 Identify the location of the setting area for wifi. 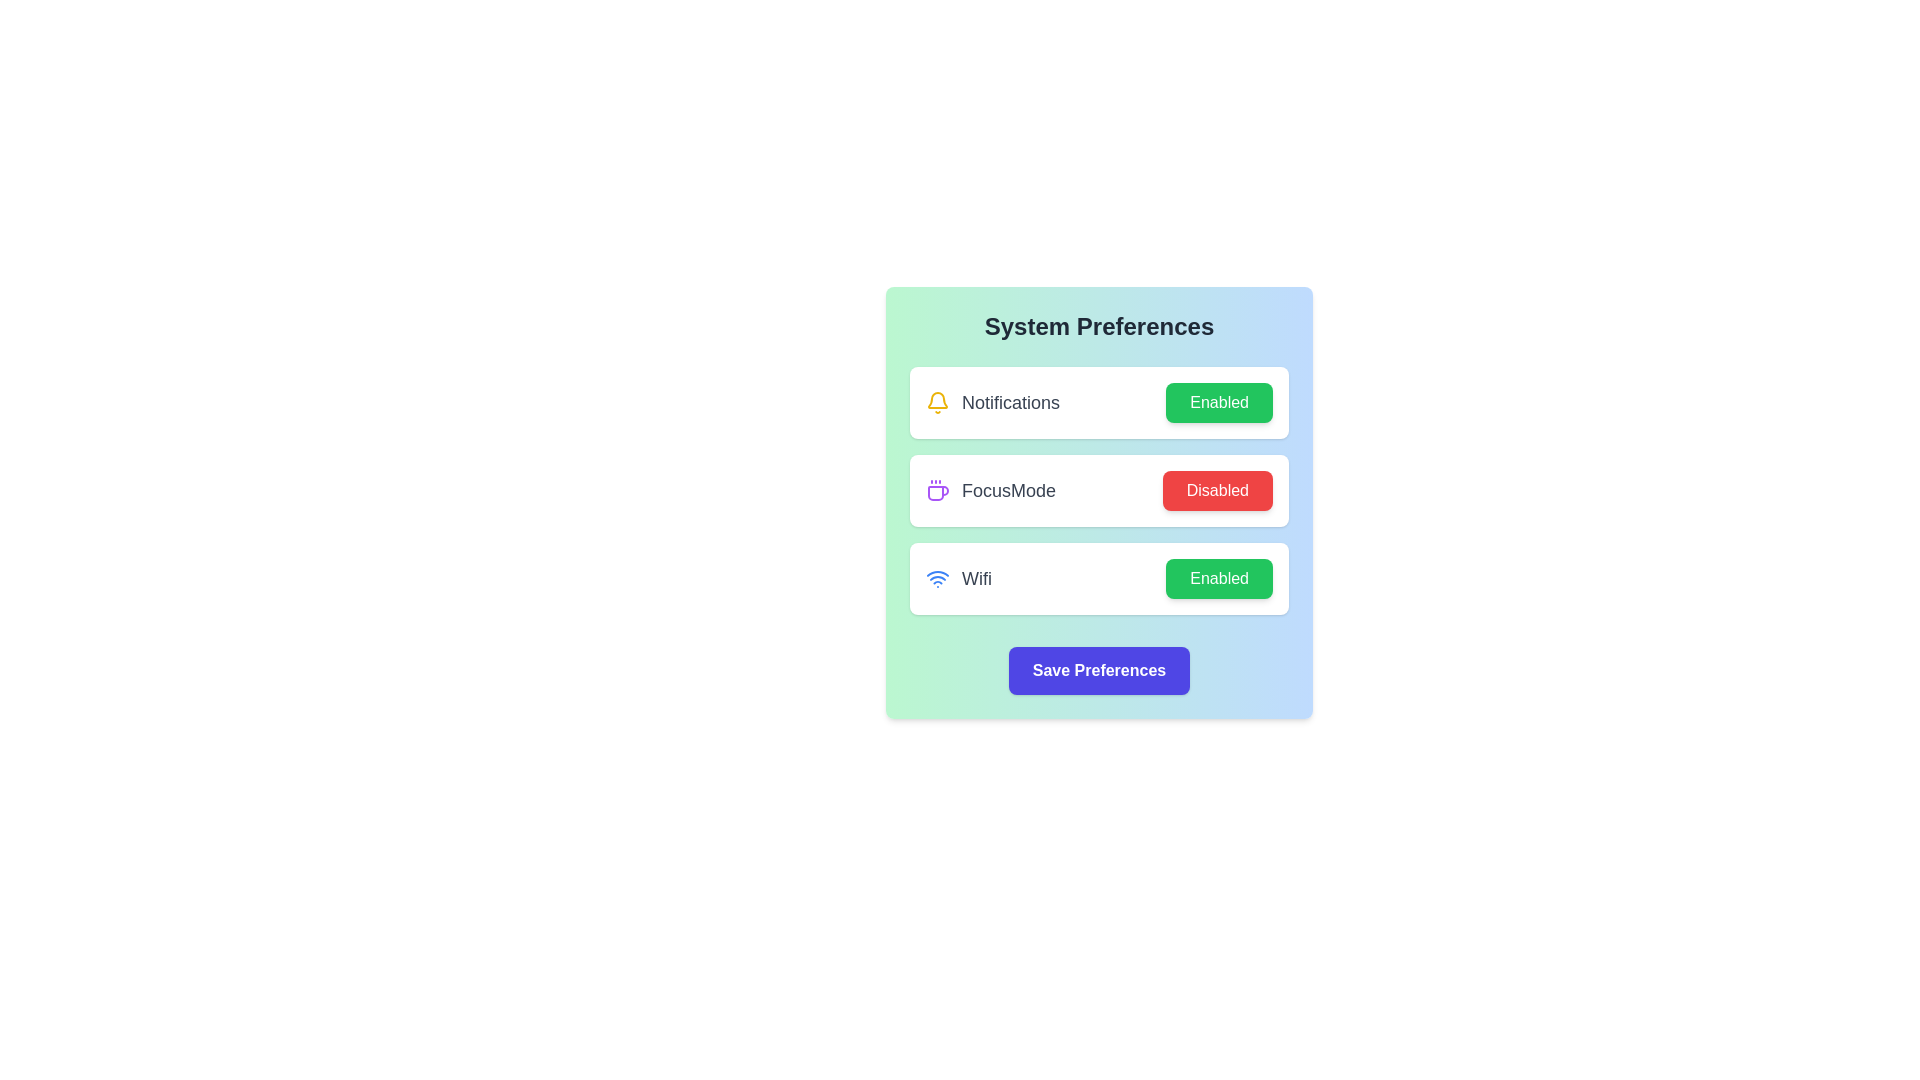
(1098, 578).